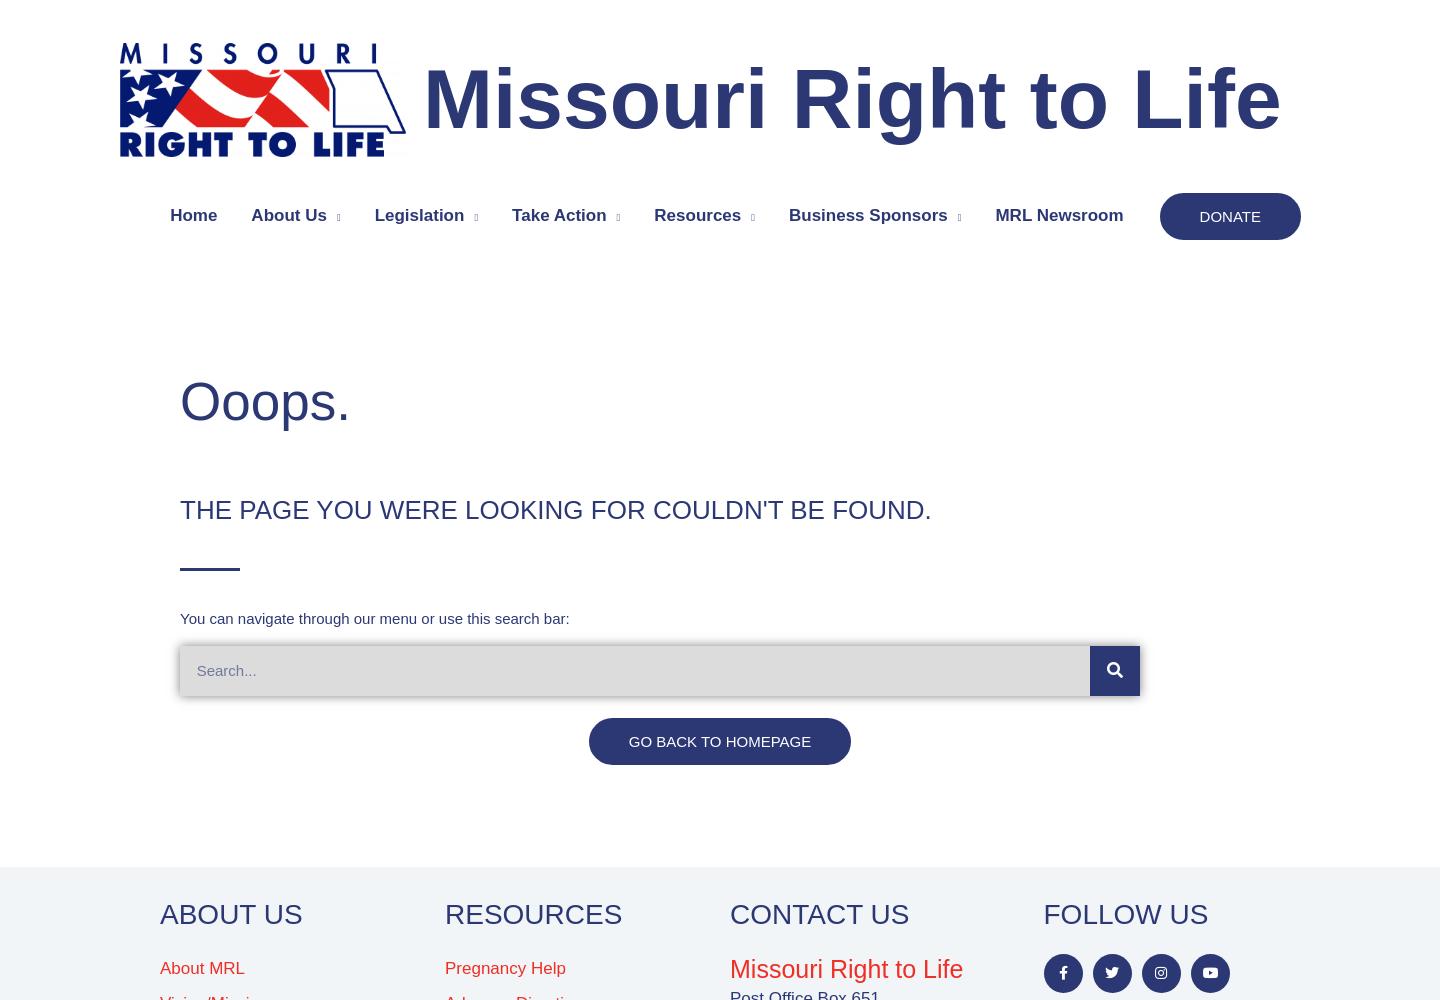  What do you see at coordinates (1042, 914) in the screenshot?
I see `'Follow Us'` at bounding box center [1042, 914].